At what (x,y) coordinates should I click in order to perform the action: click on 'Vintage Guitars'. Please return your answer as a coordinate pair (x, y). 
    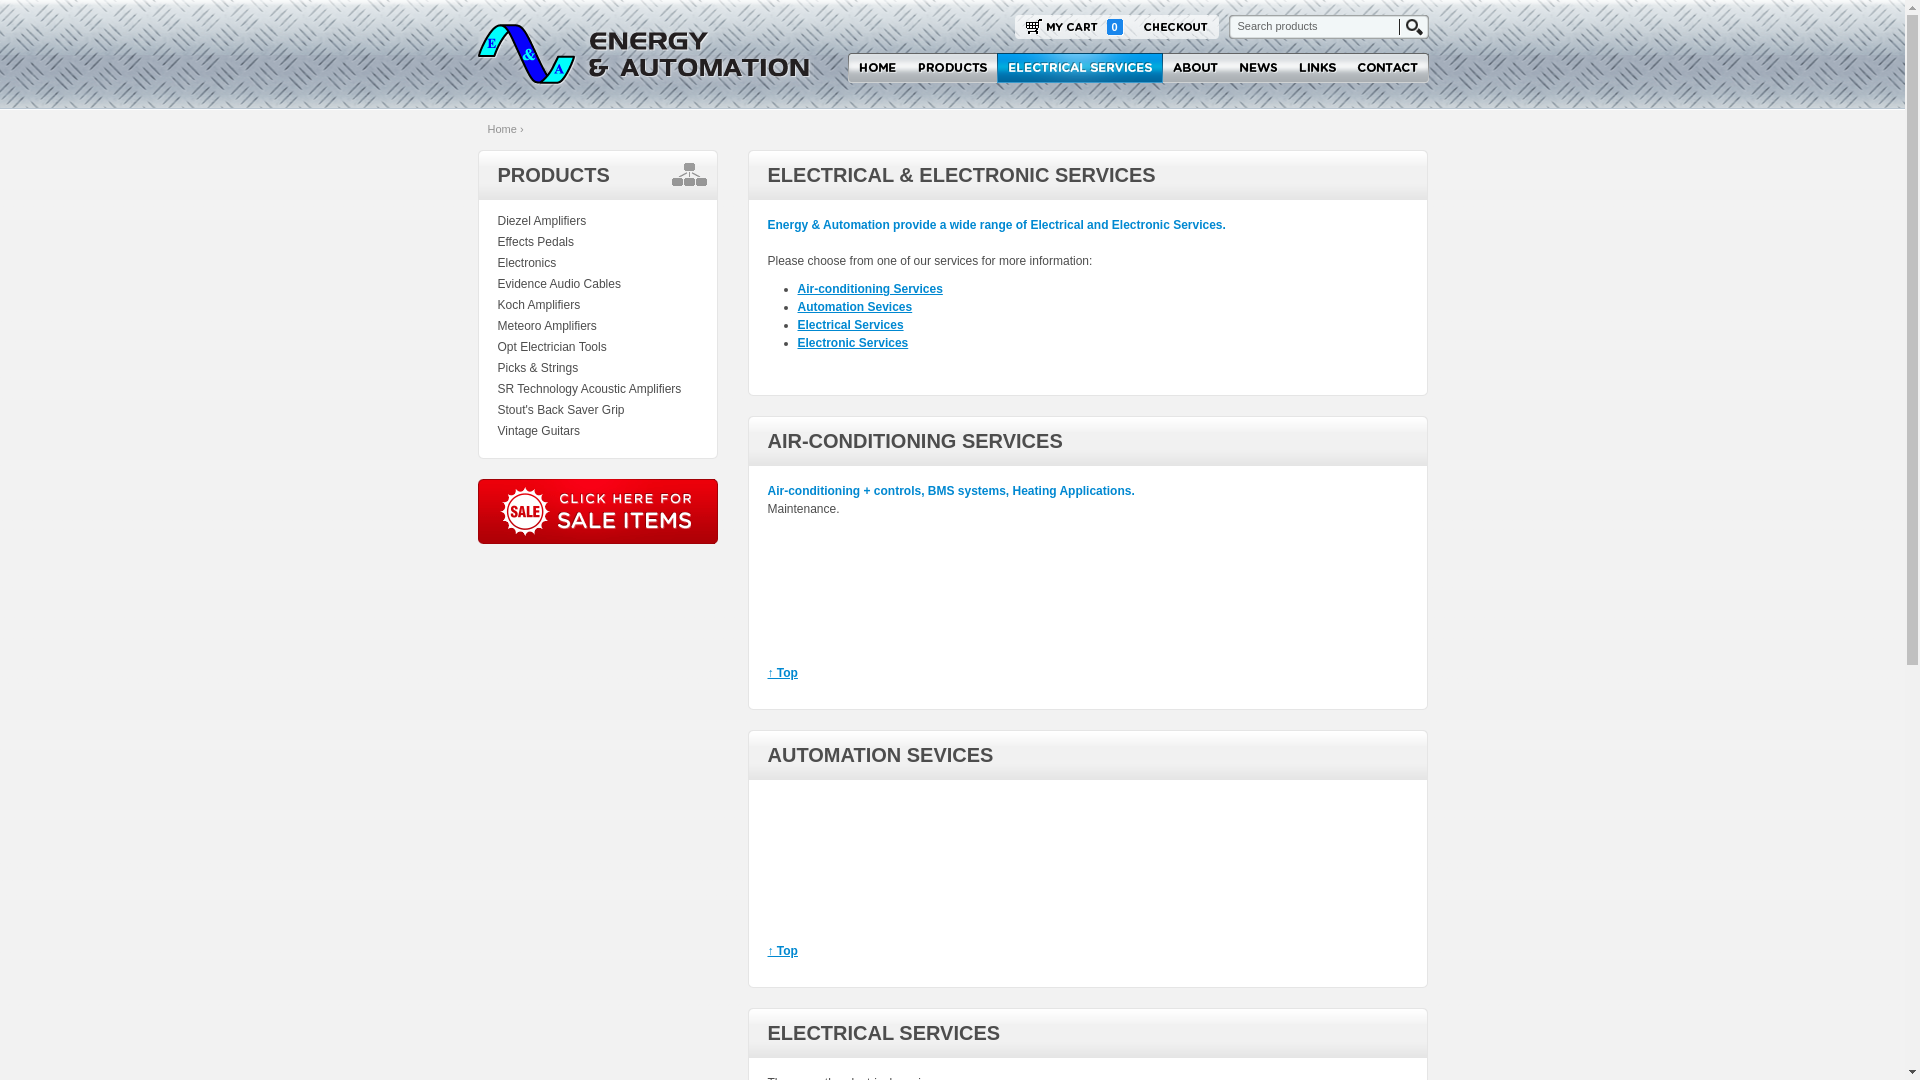
    Looking at the image, I should click on (538, 430).